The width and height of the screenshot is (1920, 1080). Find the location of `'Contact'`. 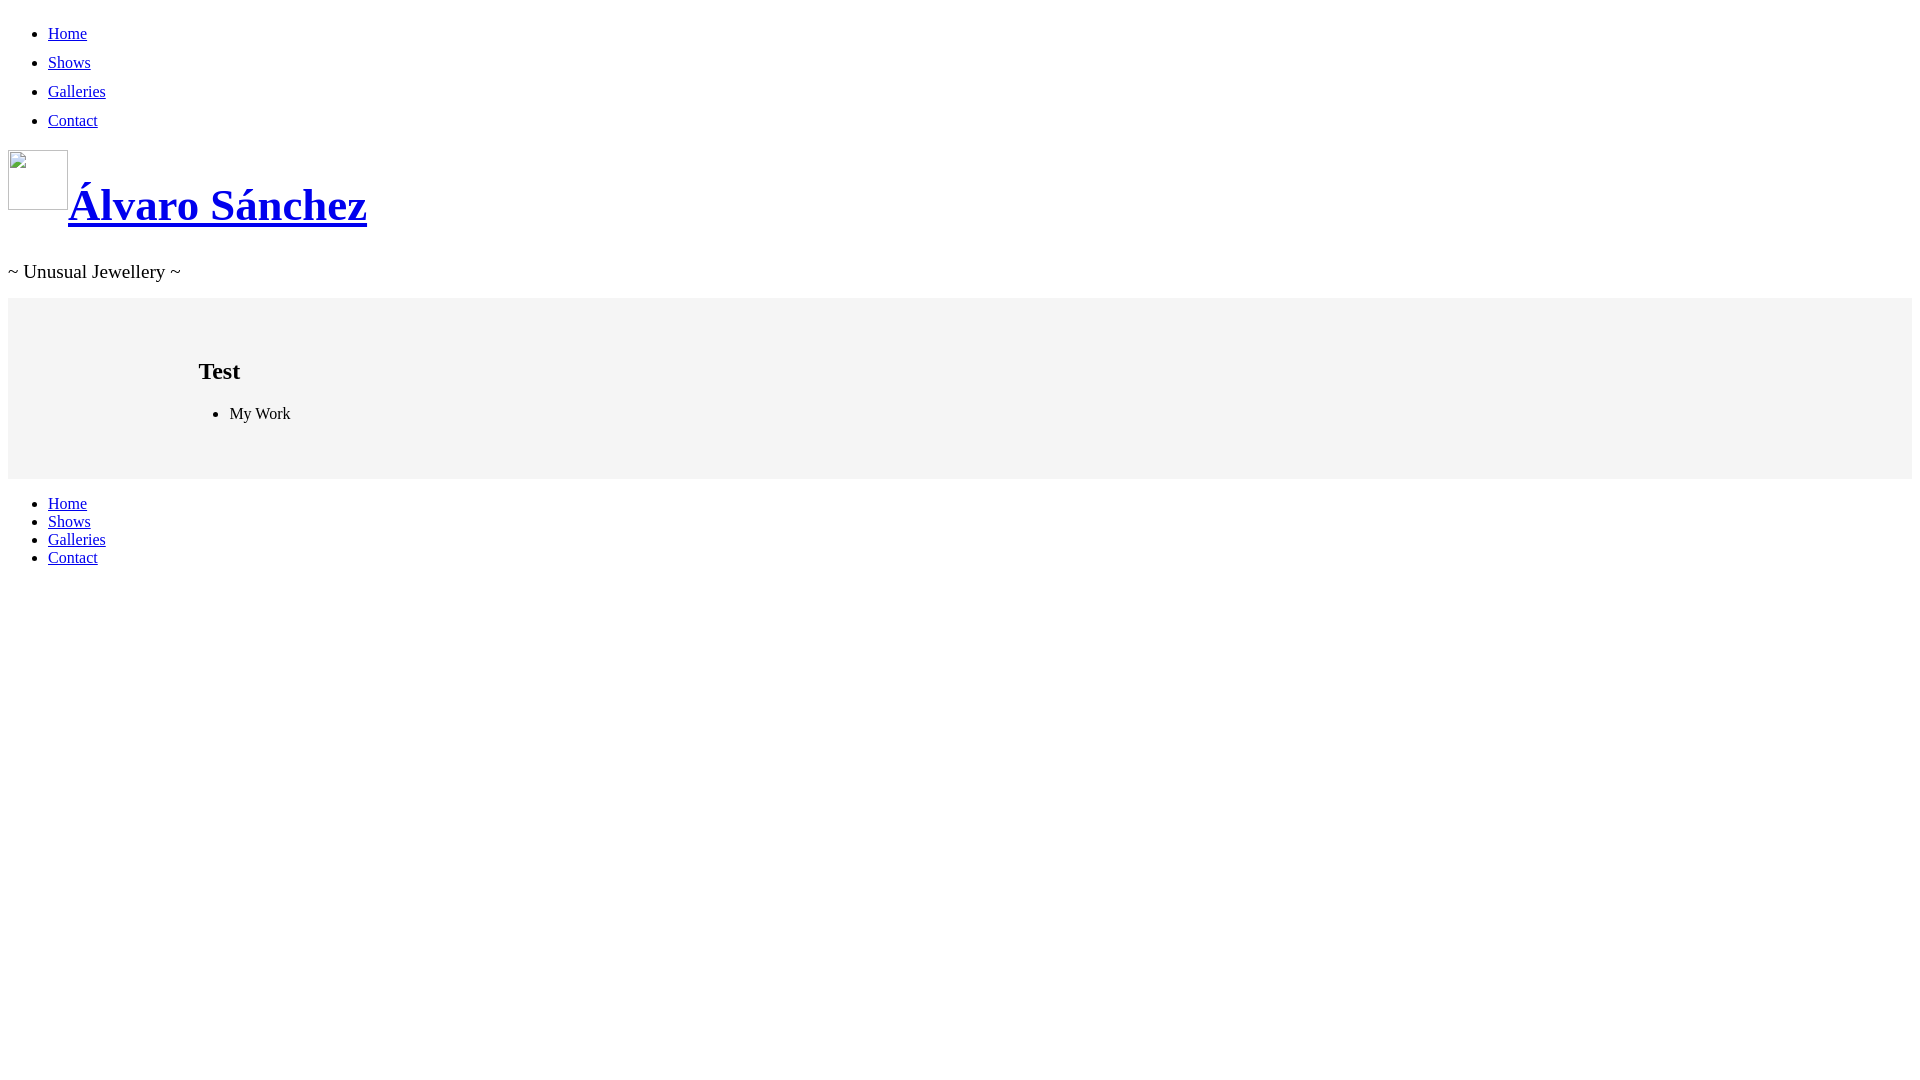

'Contact' is located at coordinates (48, 120).